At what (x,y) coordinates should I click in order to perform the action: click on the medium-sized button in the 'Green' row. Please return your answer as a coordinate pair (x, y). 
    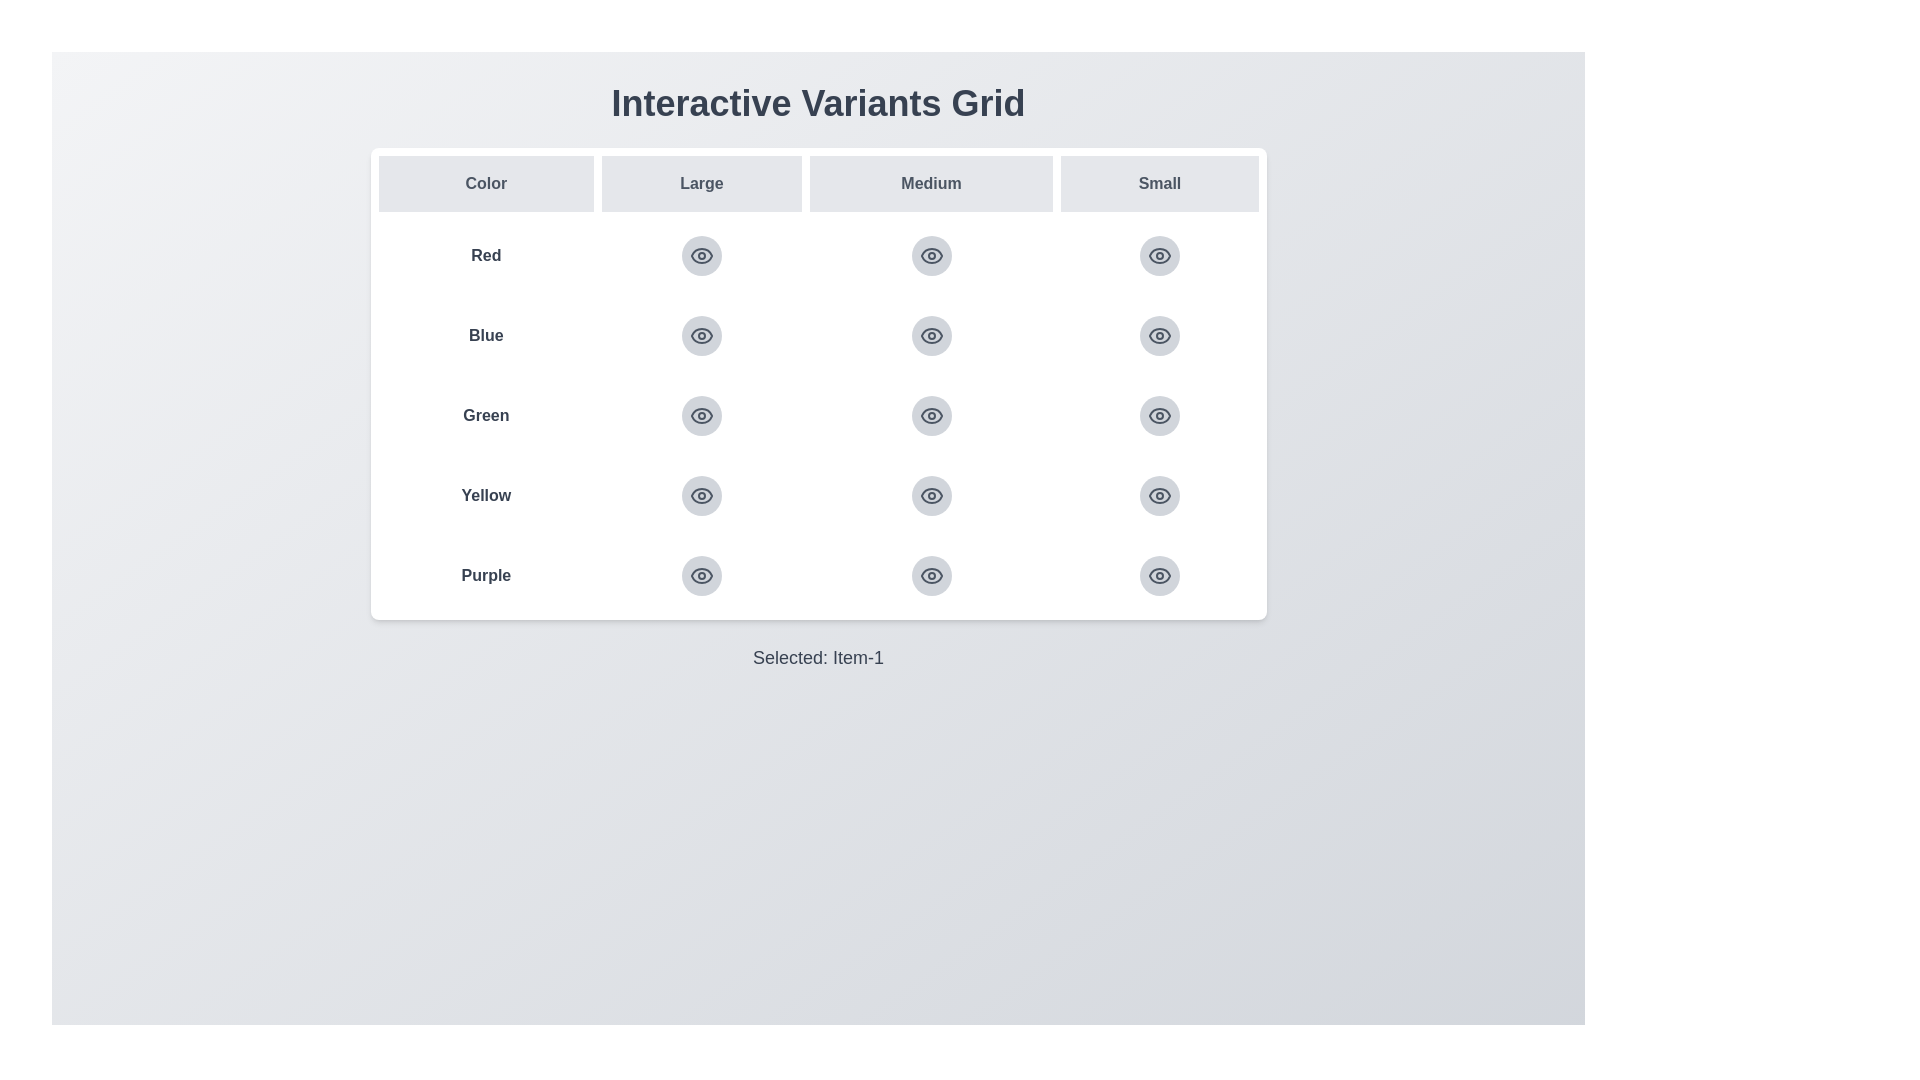
    Looking at the image, I should click on (930, 415).